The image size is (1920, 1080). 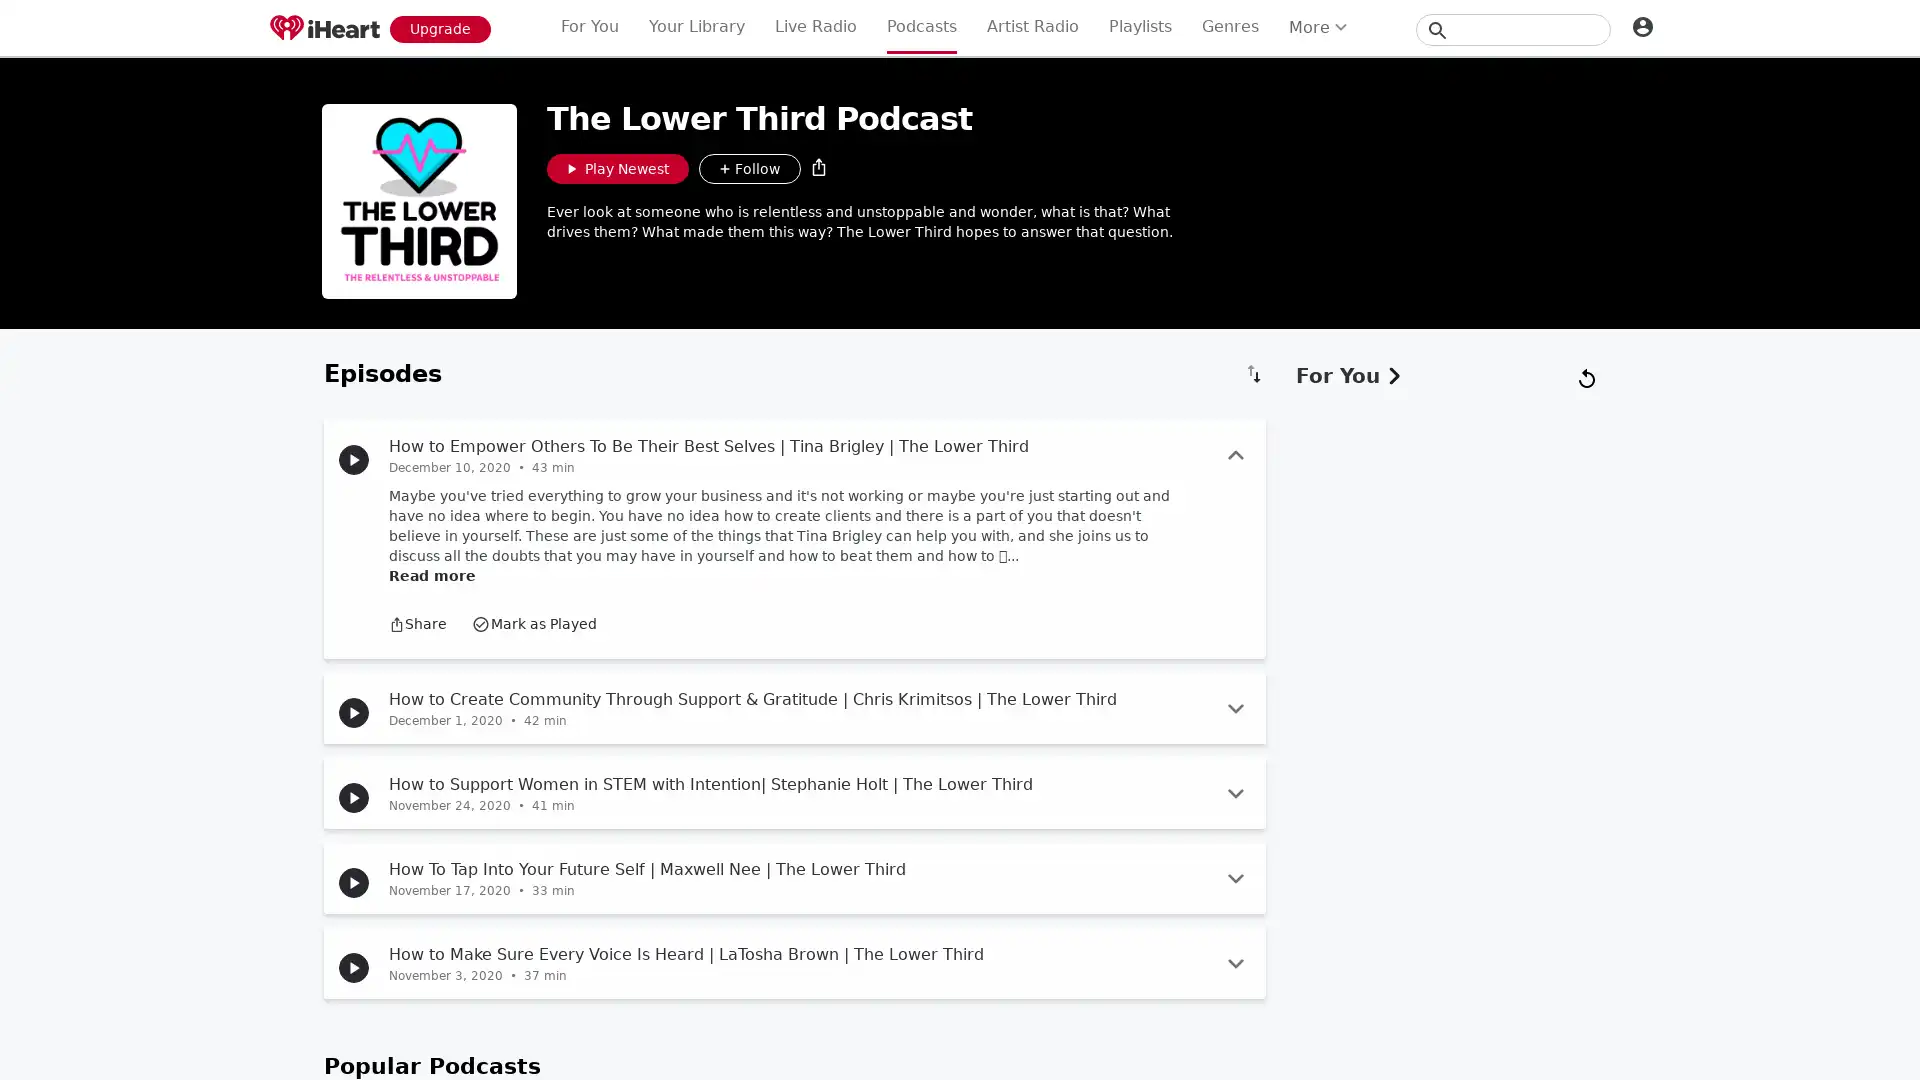 What do you see at coordinates (431, 867) in the screenshot?
I see `Read more` at bounding box center [431, 867].